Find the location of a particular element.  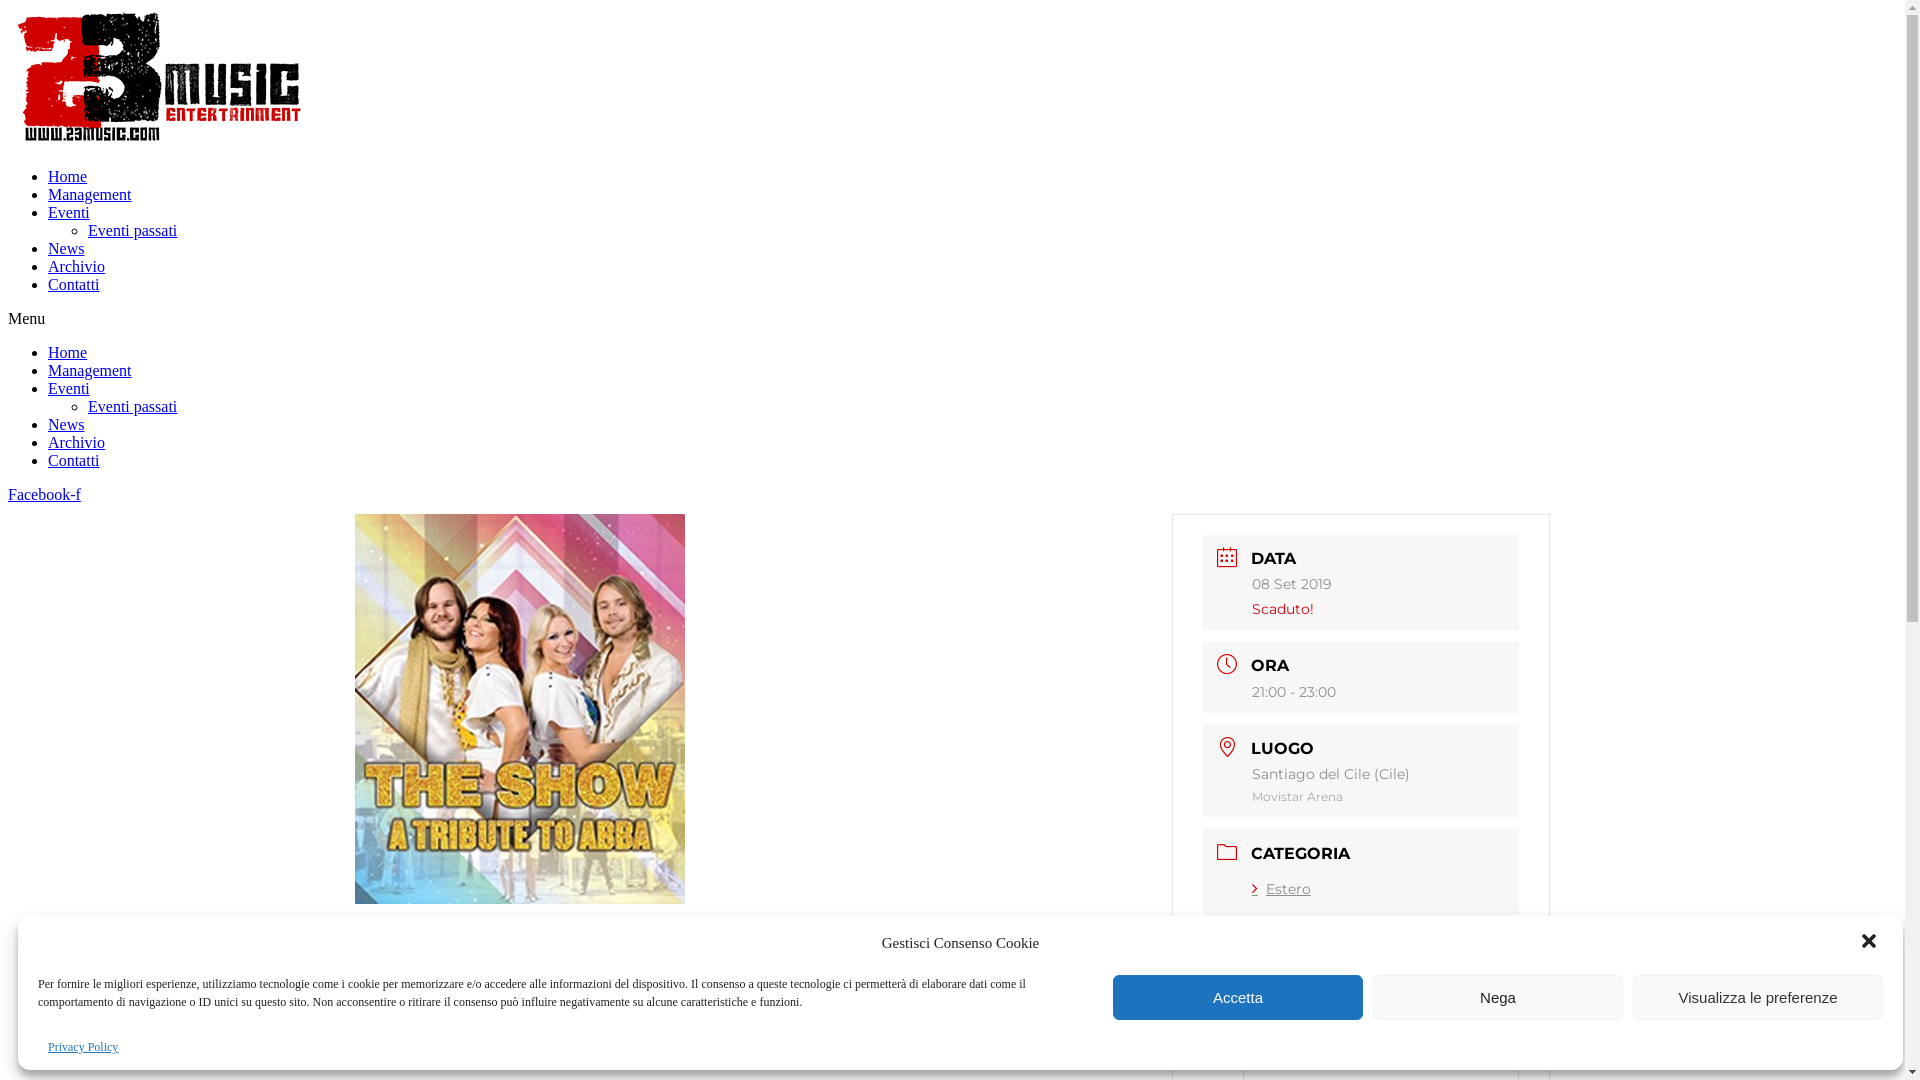

'Archivio' is located at coordinates (76, 441).